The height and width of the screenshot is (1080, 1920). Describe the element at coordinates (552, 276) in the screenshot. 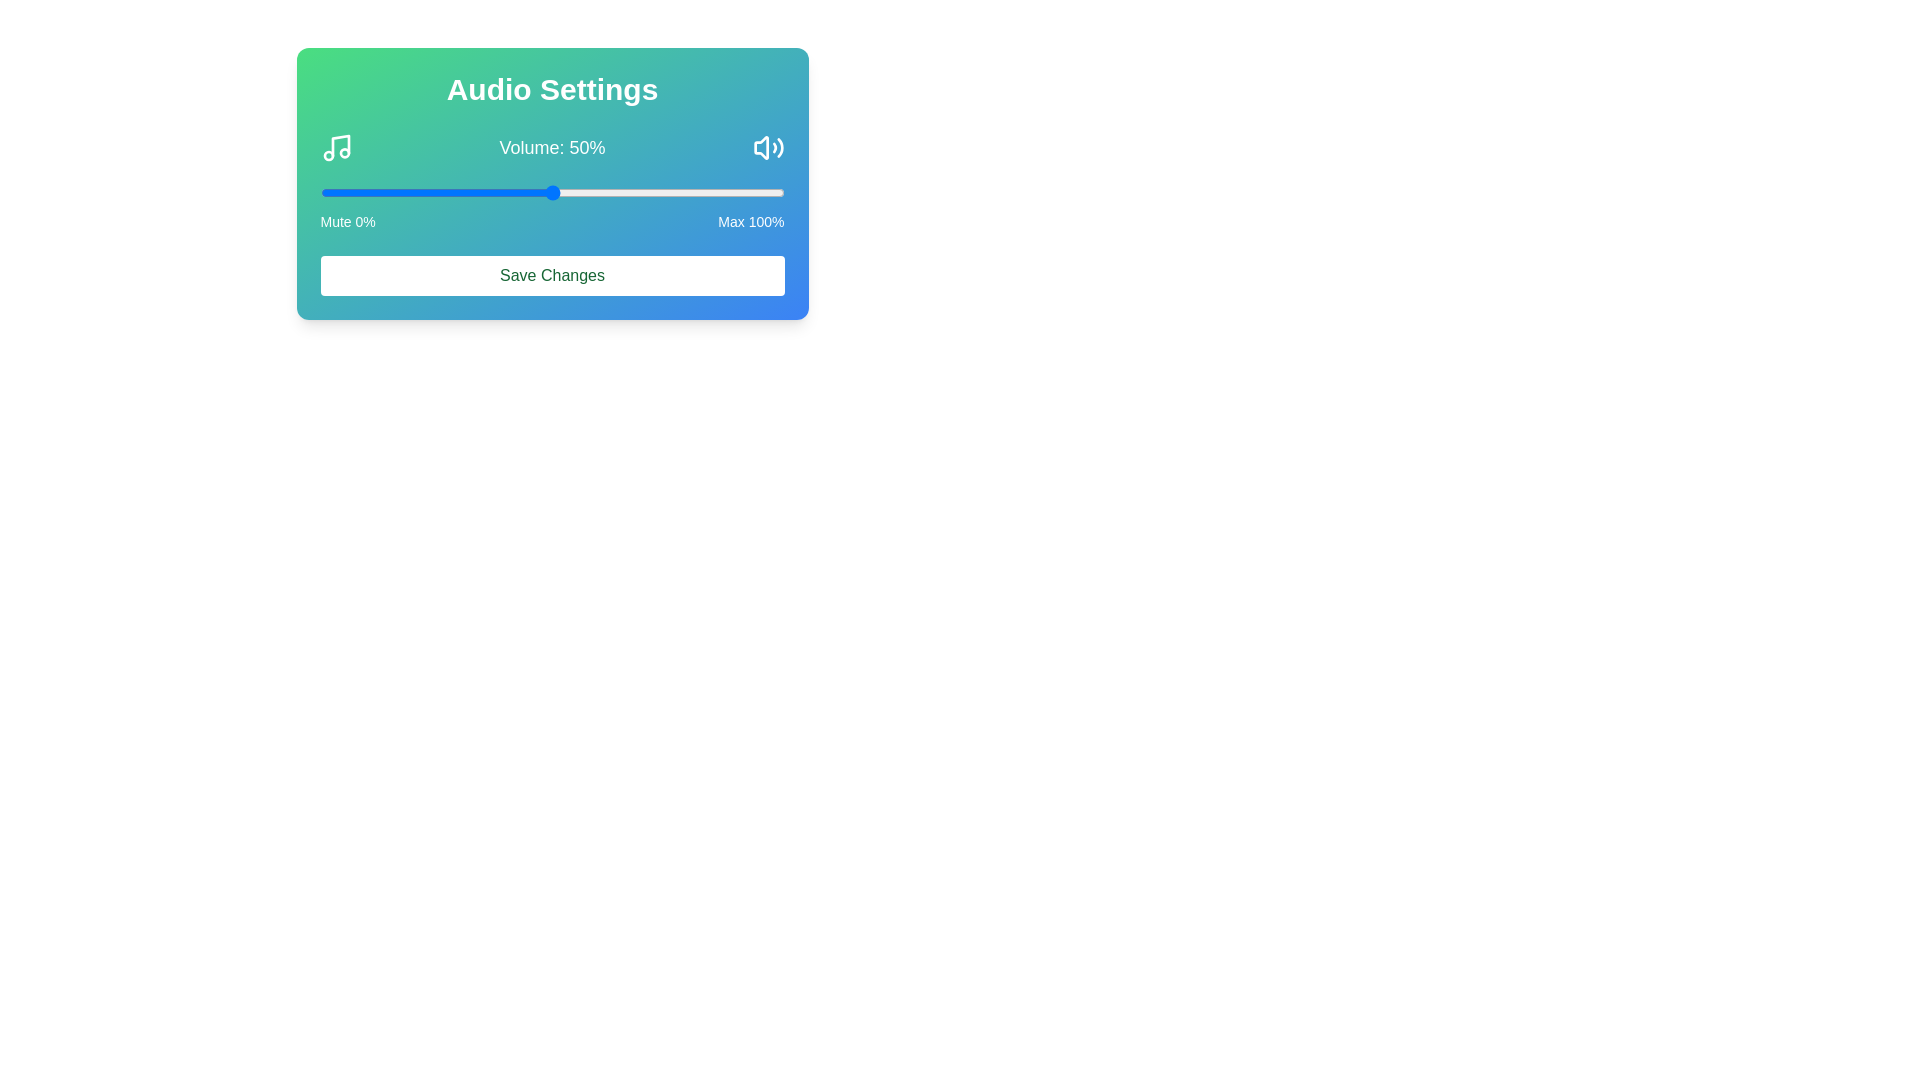

I see `the interactive element save_changes_button to observe its effects` at that location.